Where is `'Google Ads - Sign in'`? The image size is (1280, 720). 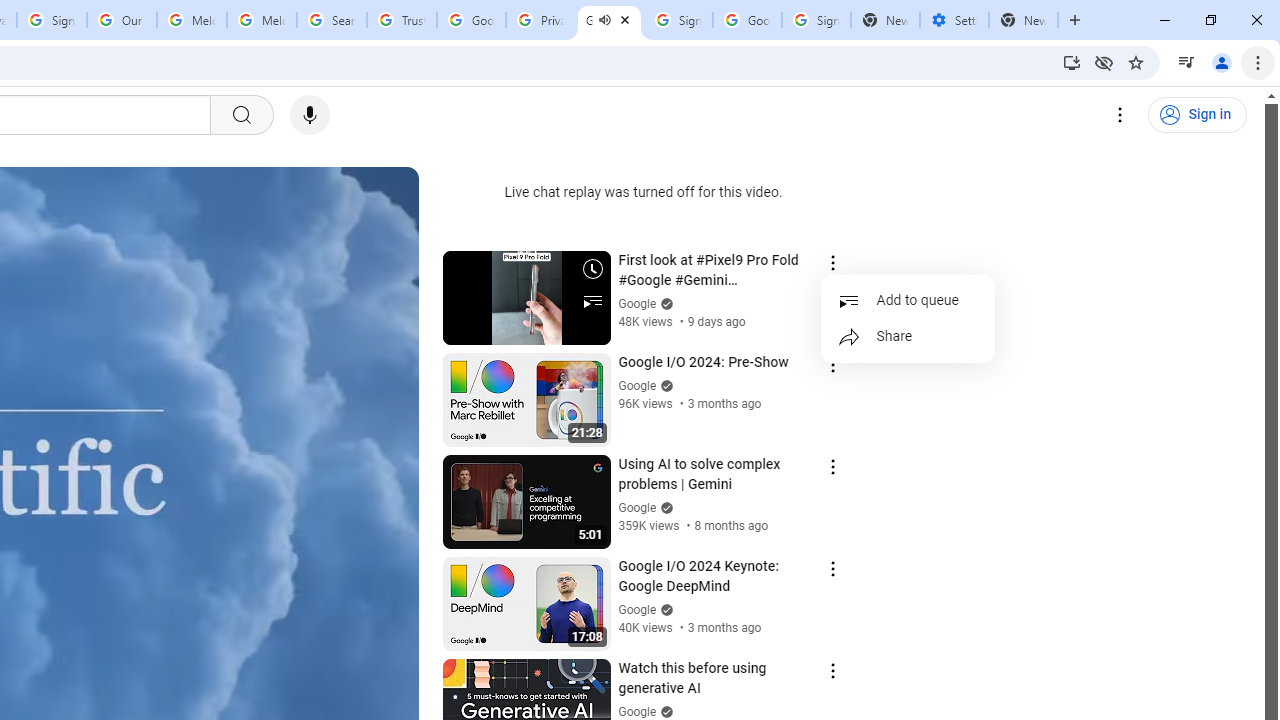
'Google Ads - Sign in' is located at coordinates (470, 20).